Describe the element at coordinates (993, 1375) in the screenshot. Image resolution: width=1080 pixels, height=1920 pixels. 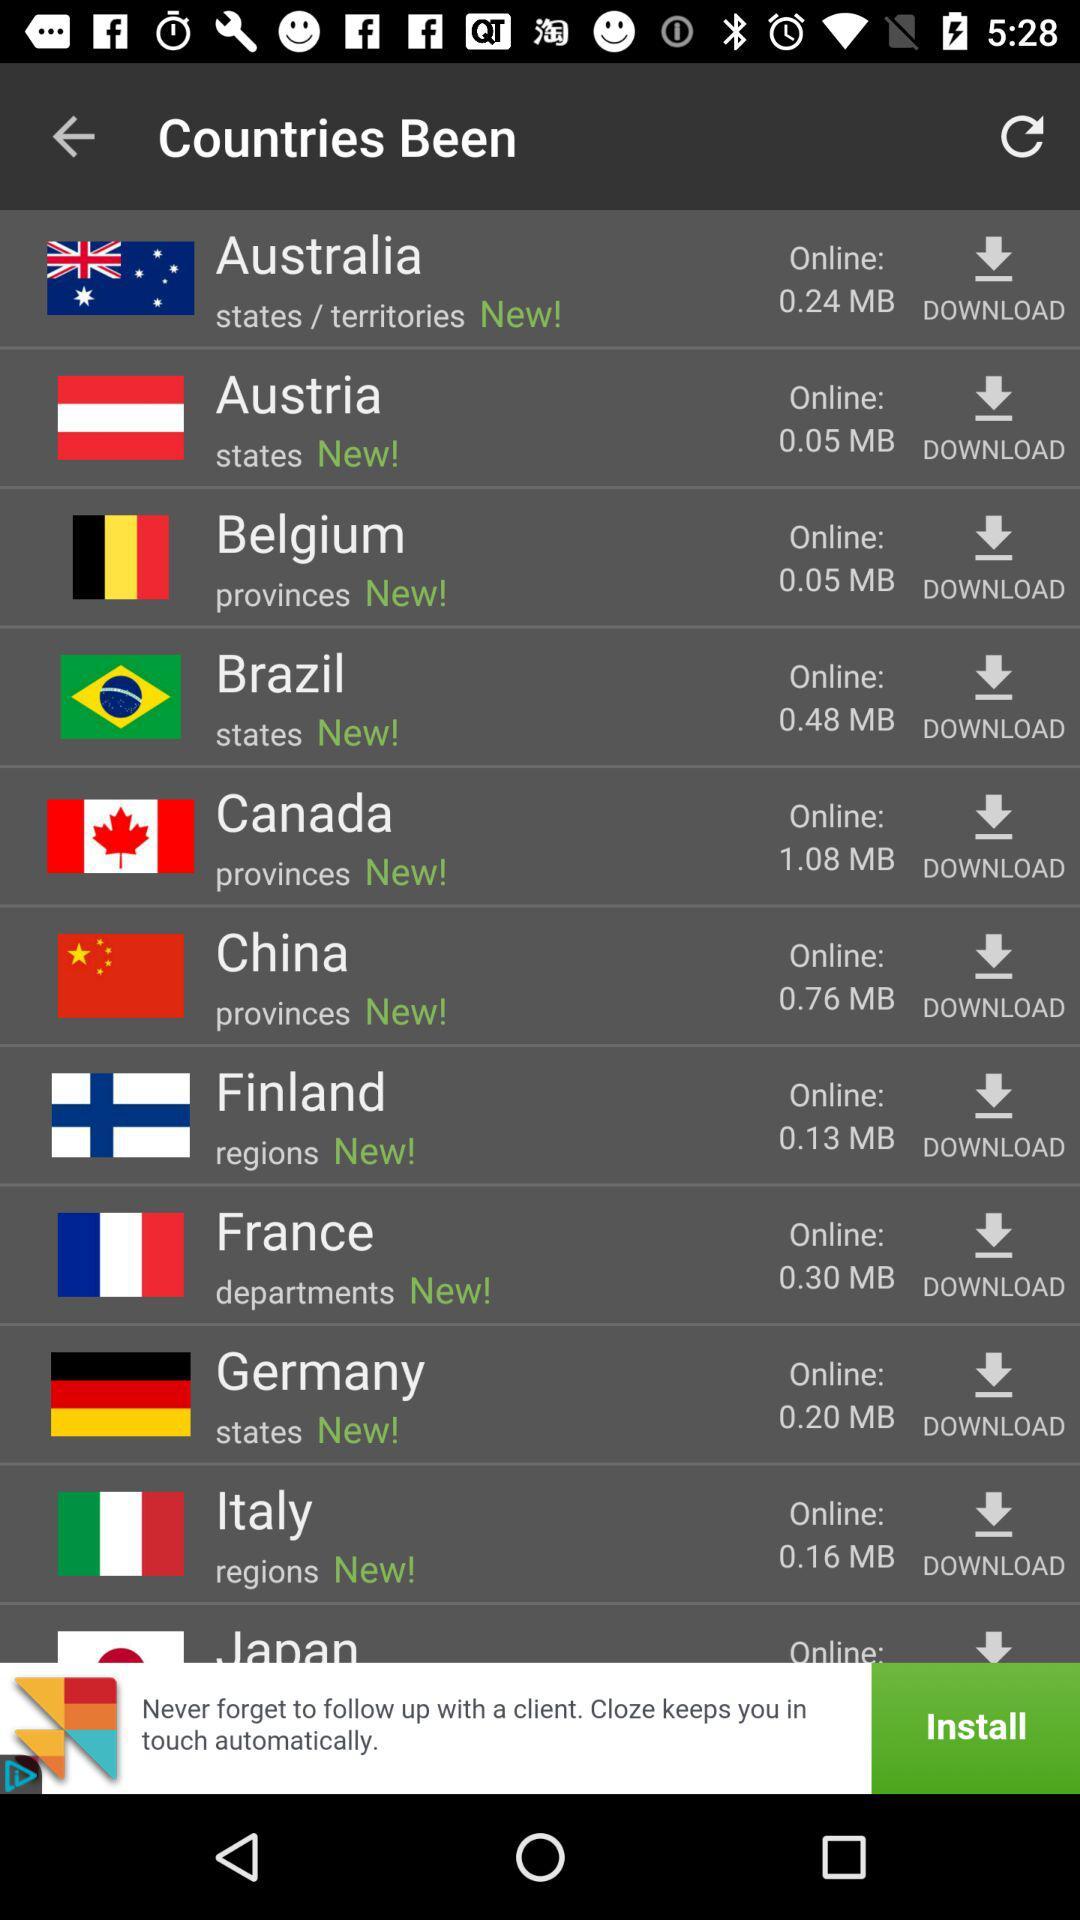
I see `download button` at that location.